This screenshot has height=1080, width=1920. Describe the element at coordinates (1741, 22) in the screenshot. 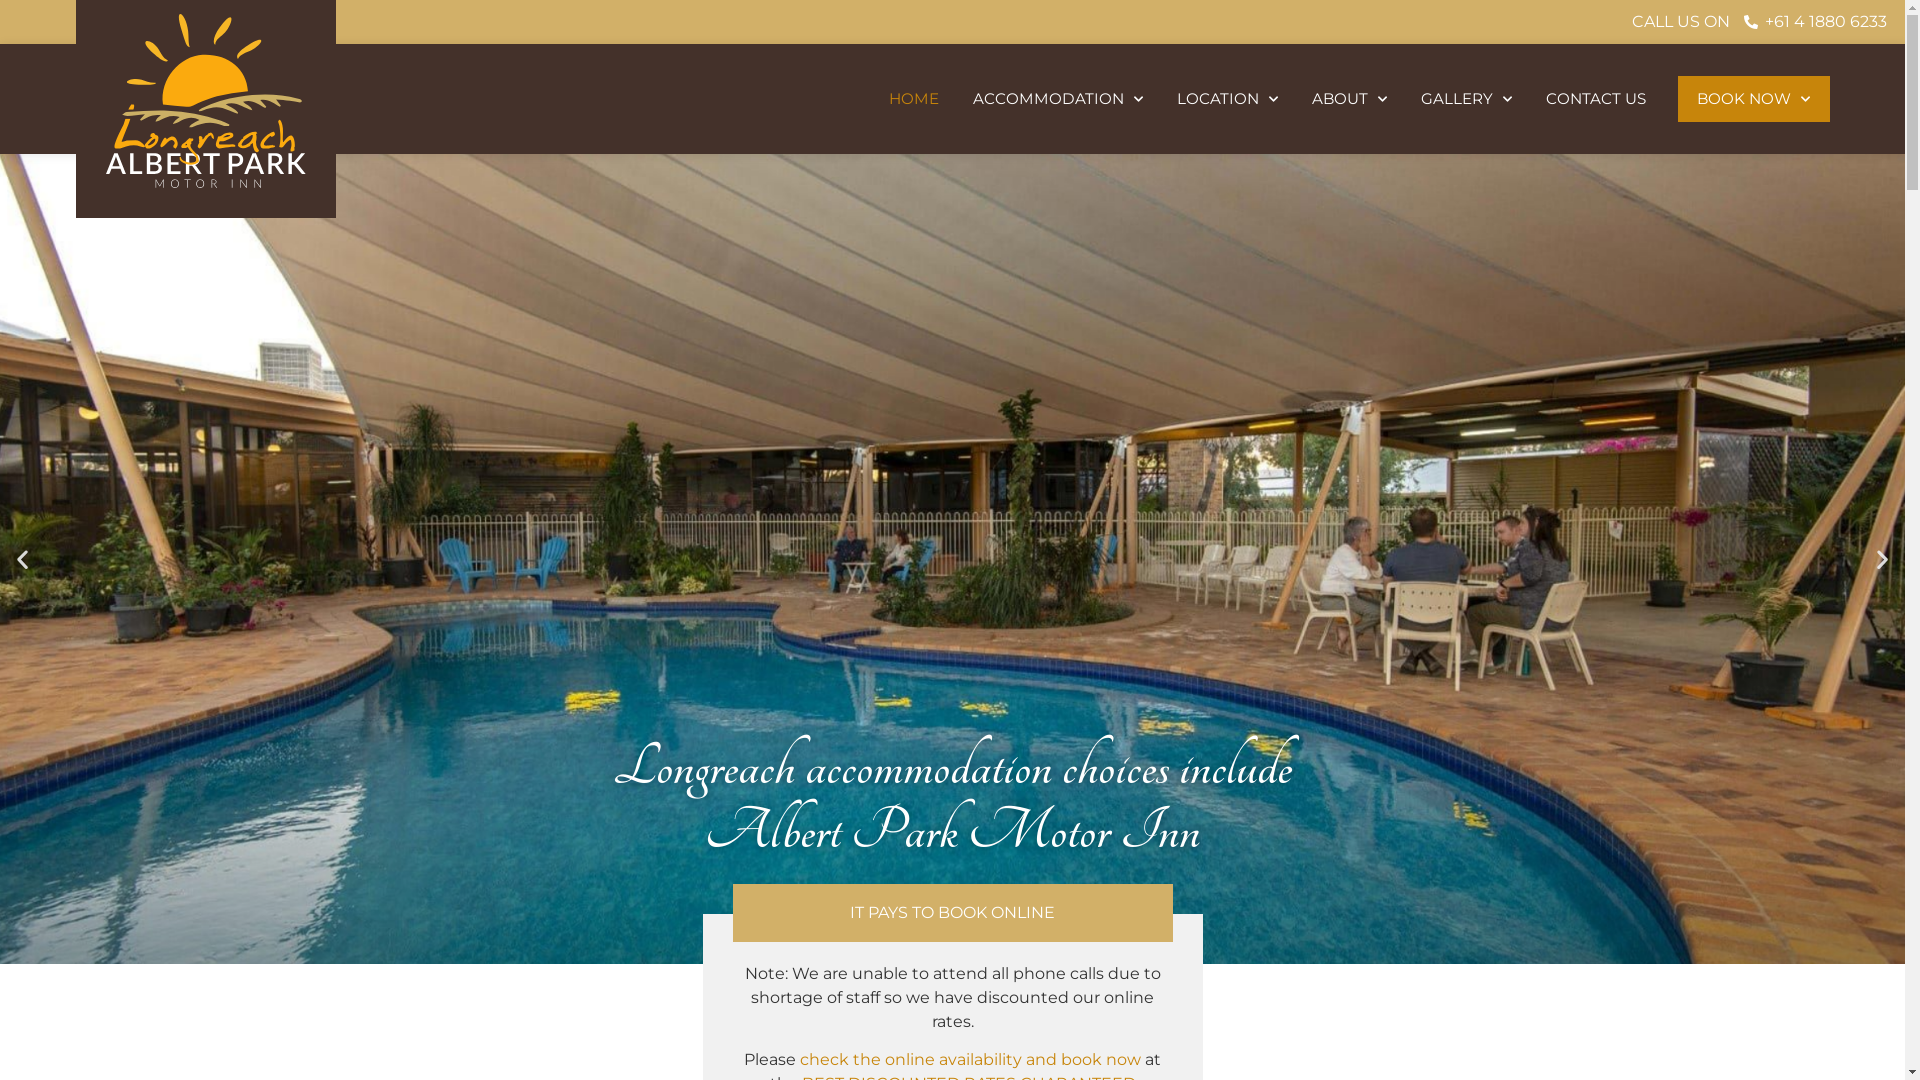

I see `'+61 4 1880 6233'` at that location.